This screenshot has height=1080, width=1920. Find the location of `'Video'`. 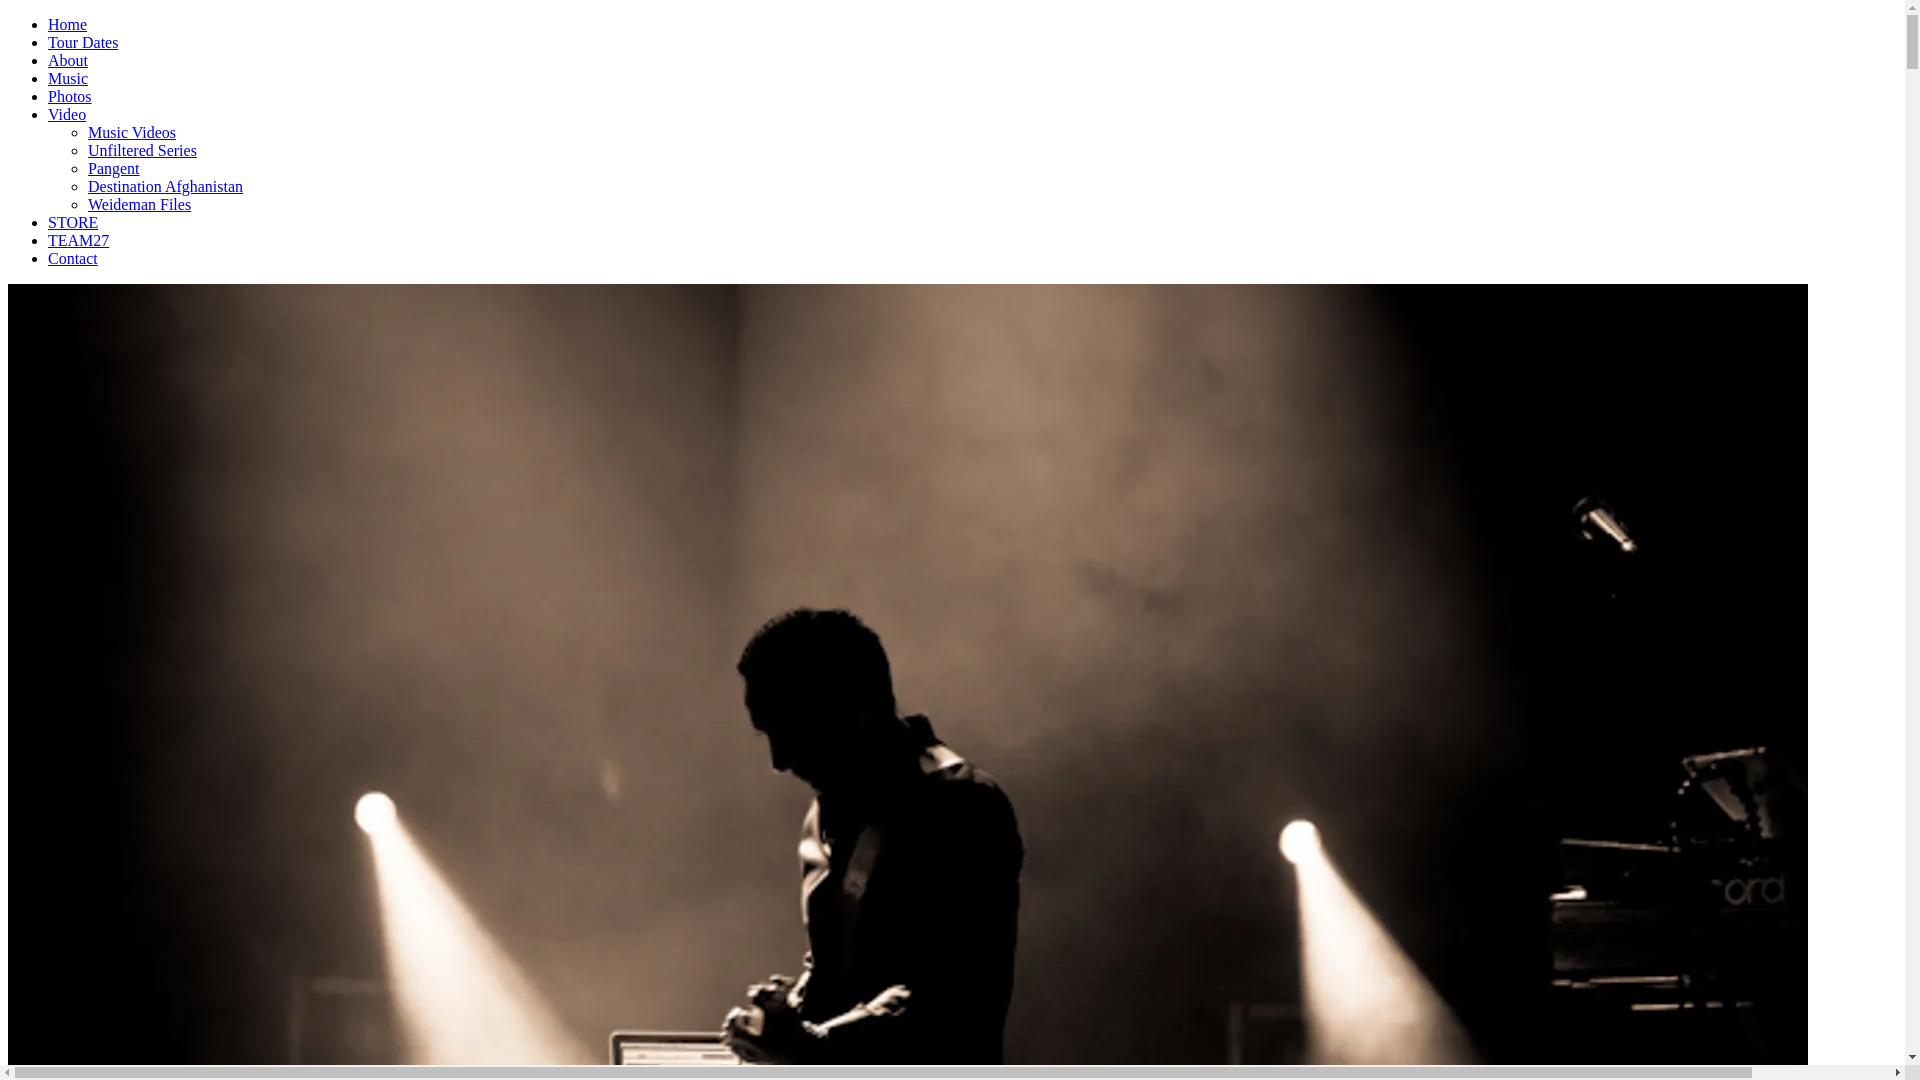

'Video' is located at coordinates (67, 114).